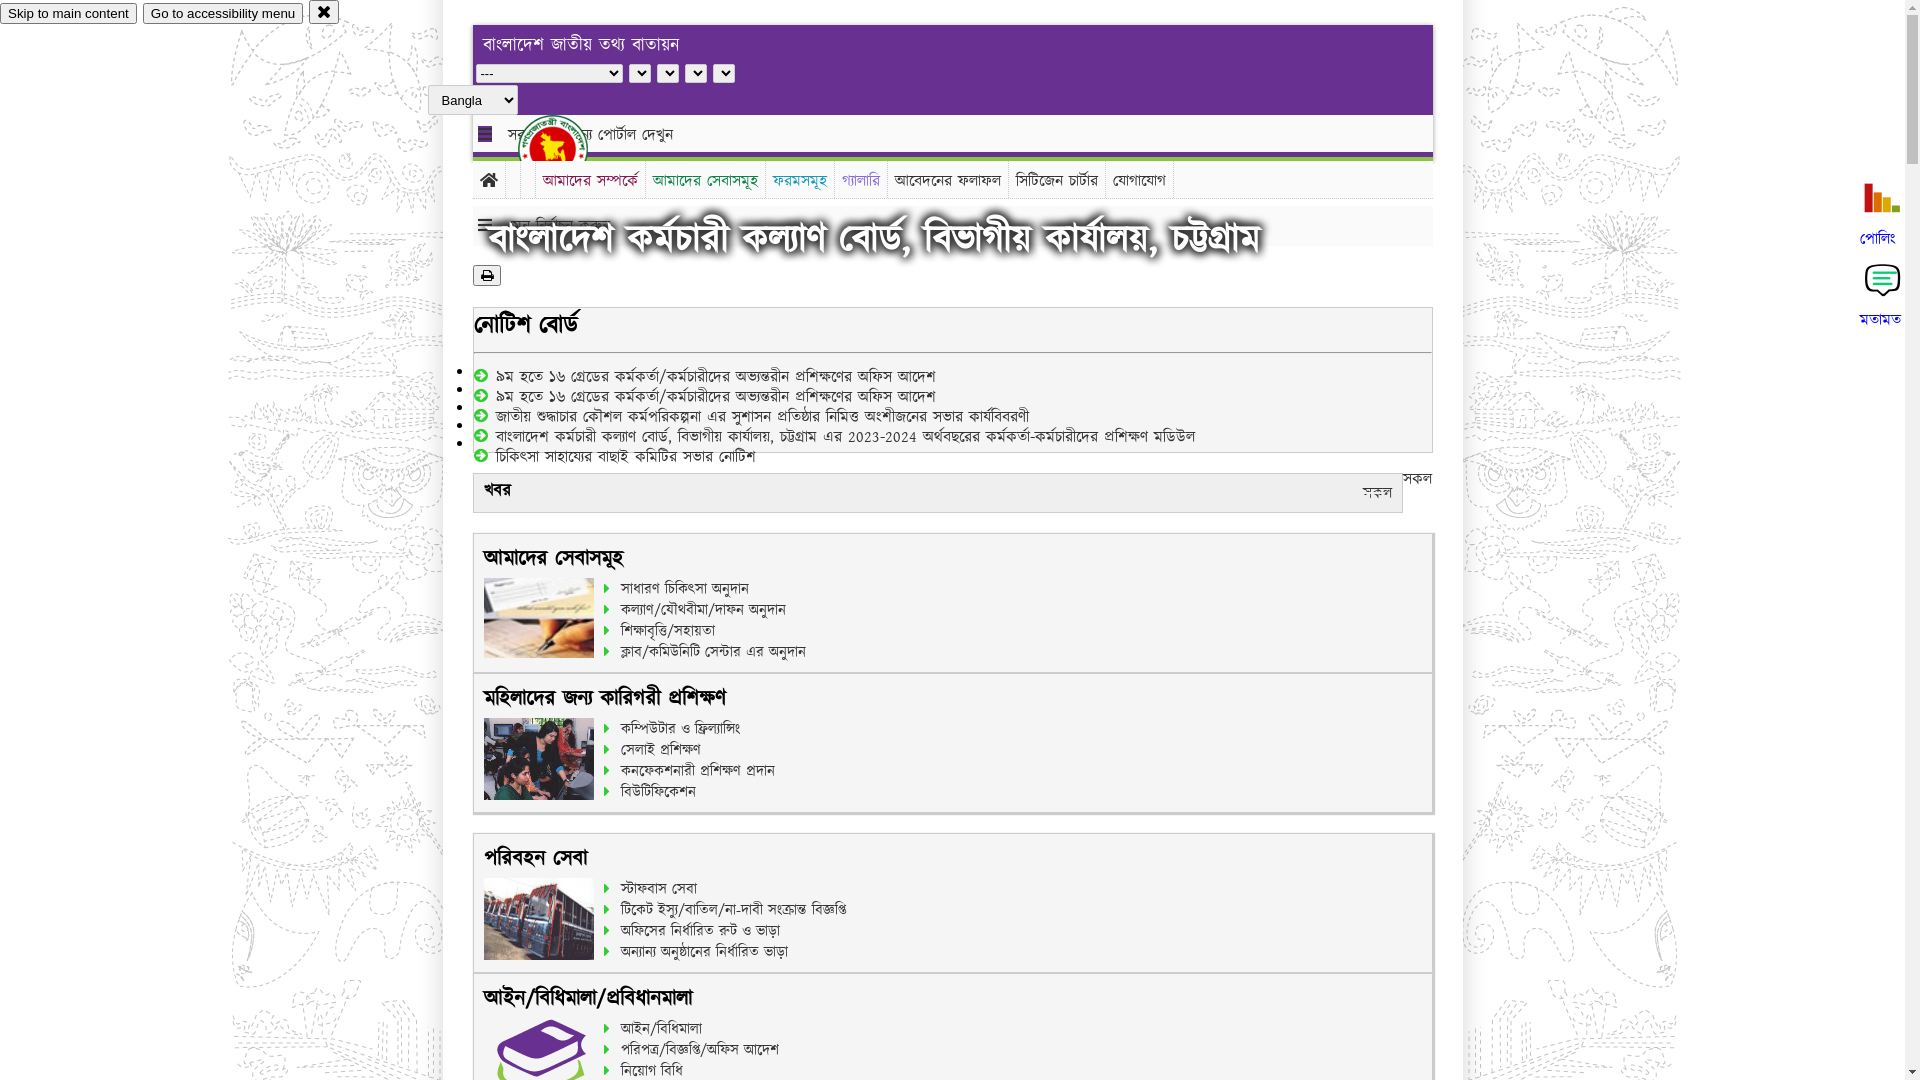  I want to click on 'close', so click(324, 11).